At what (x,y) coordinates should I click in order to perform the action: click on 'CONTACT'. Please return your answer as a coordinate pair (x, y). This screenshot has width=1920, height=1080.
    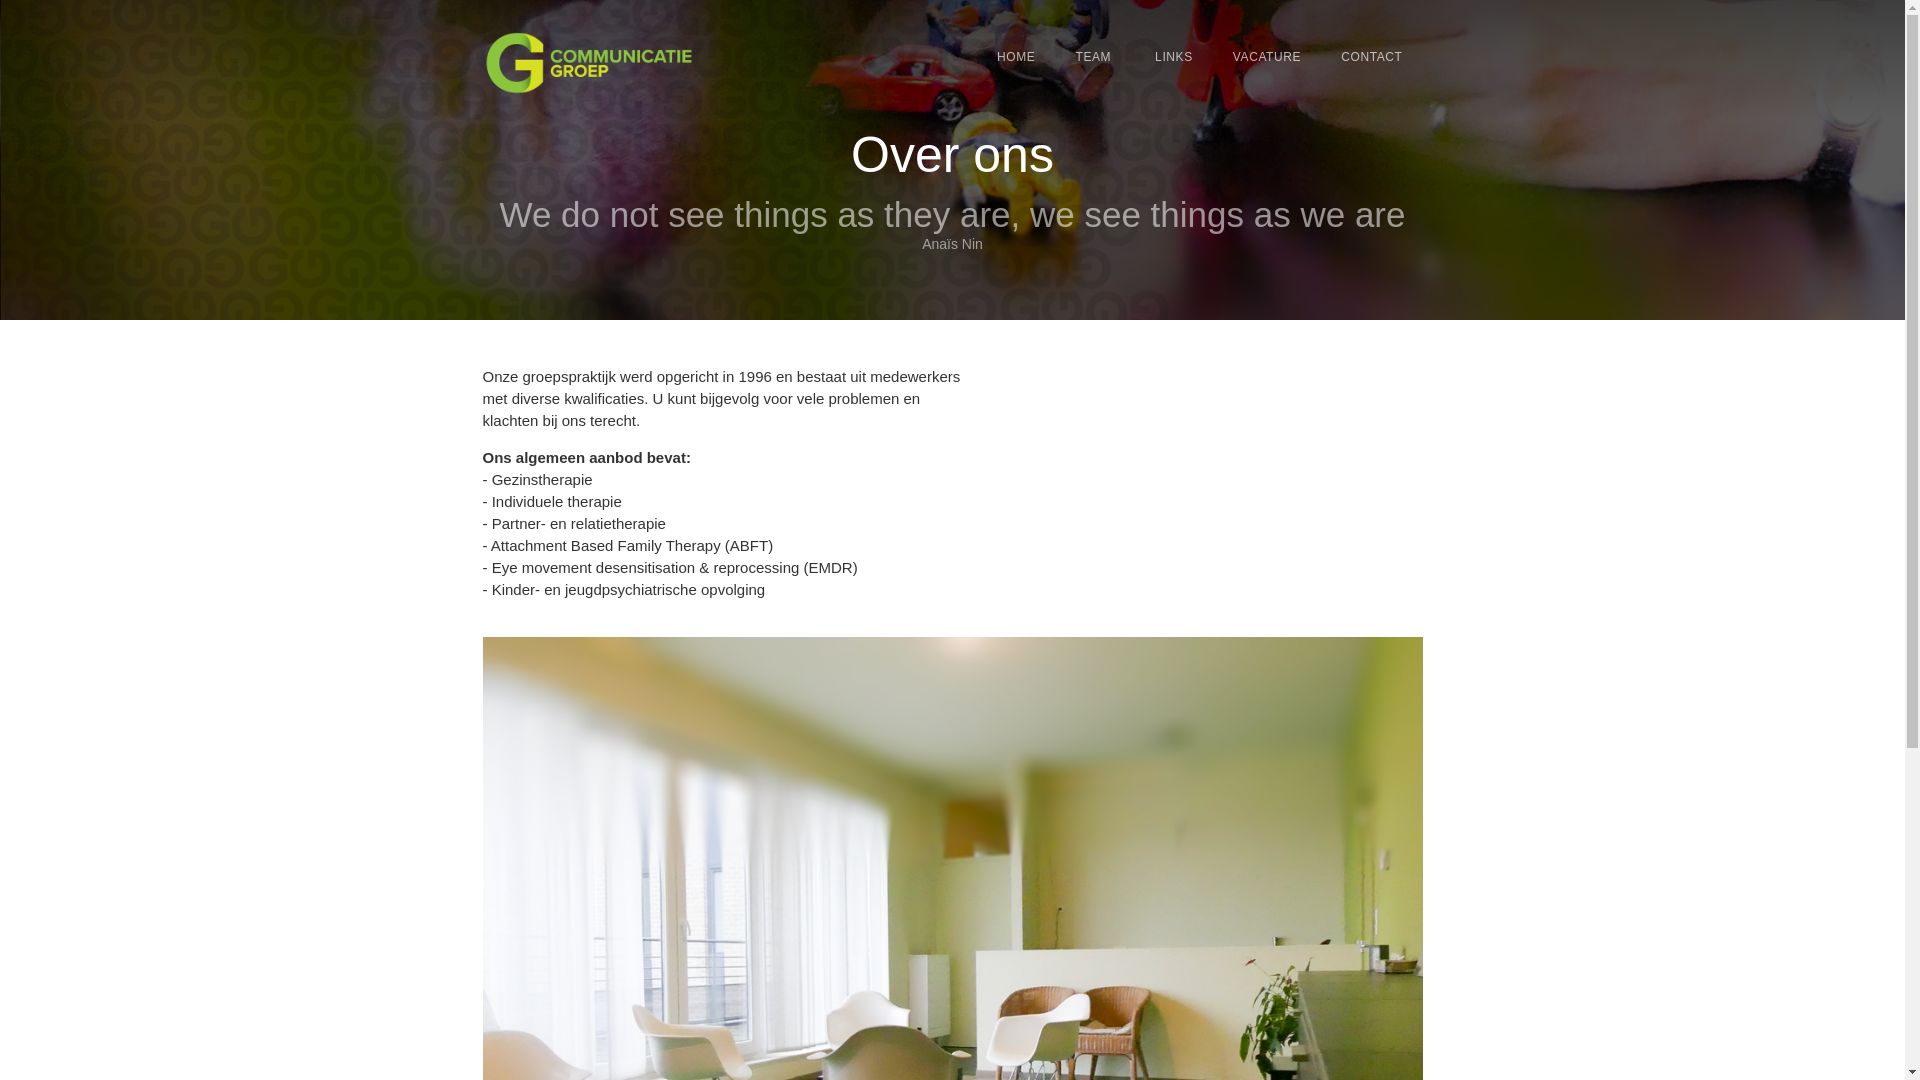
    Looking at the image, I should click on (1370, 56).